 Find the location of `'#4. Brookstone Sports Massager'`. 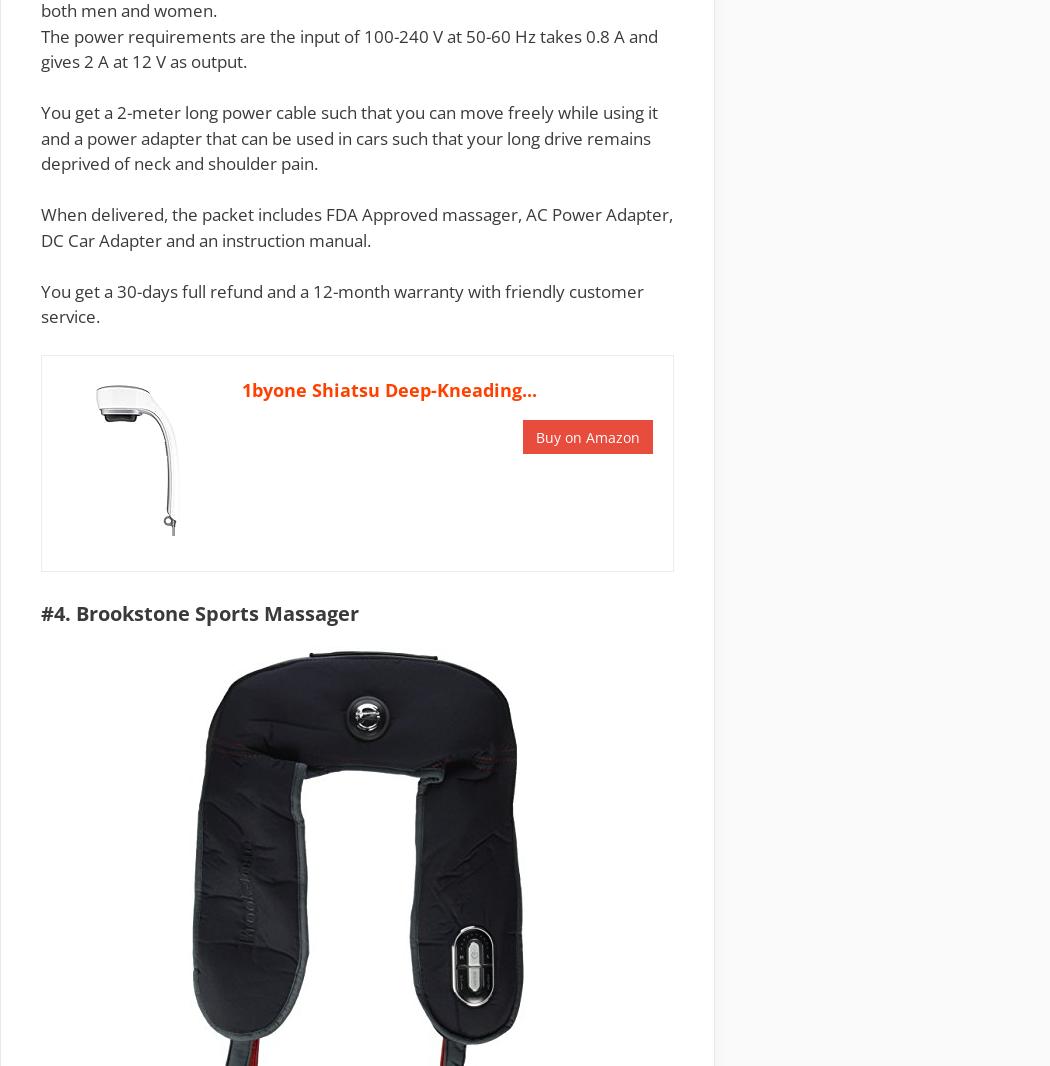

'#4. Brookstone Sports Massager' is located at coordinates (199, 612).